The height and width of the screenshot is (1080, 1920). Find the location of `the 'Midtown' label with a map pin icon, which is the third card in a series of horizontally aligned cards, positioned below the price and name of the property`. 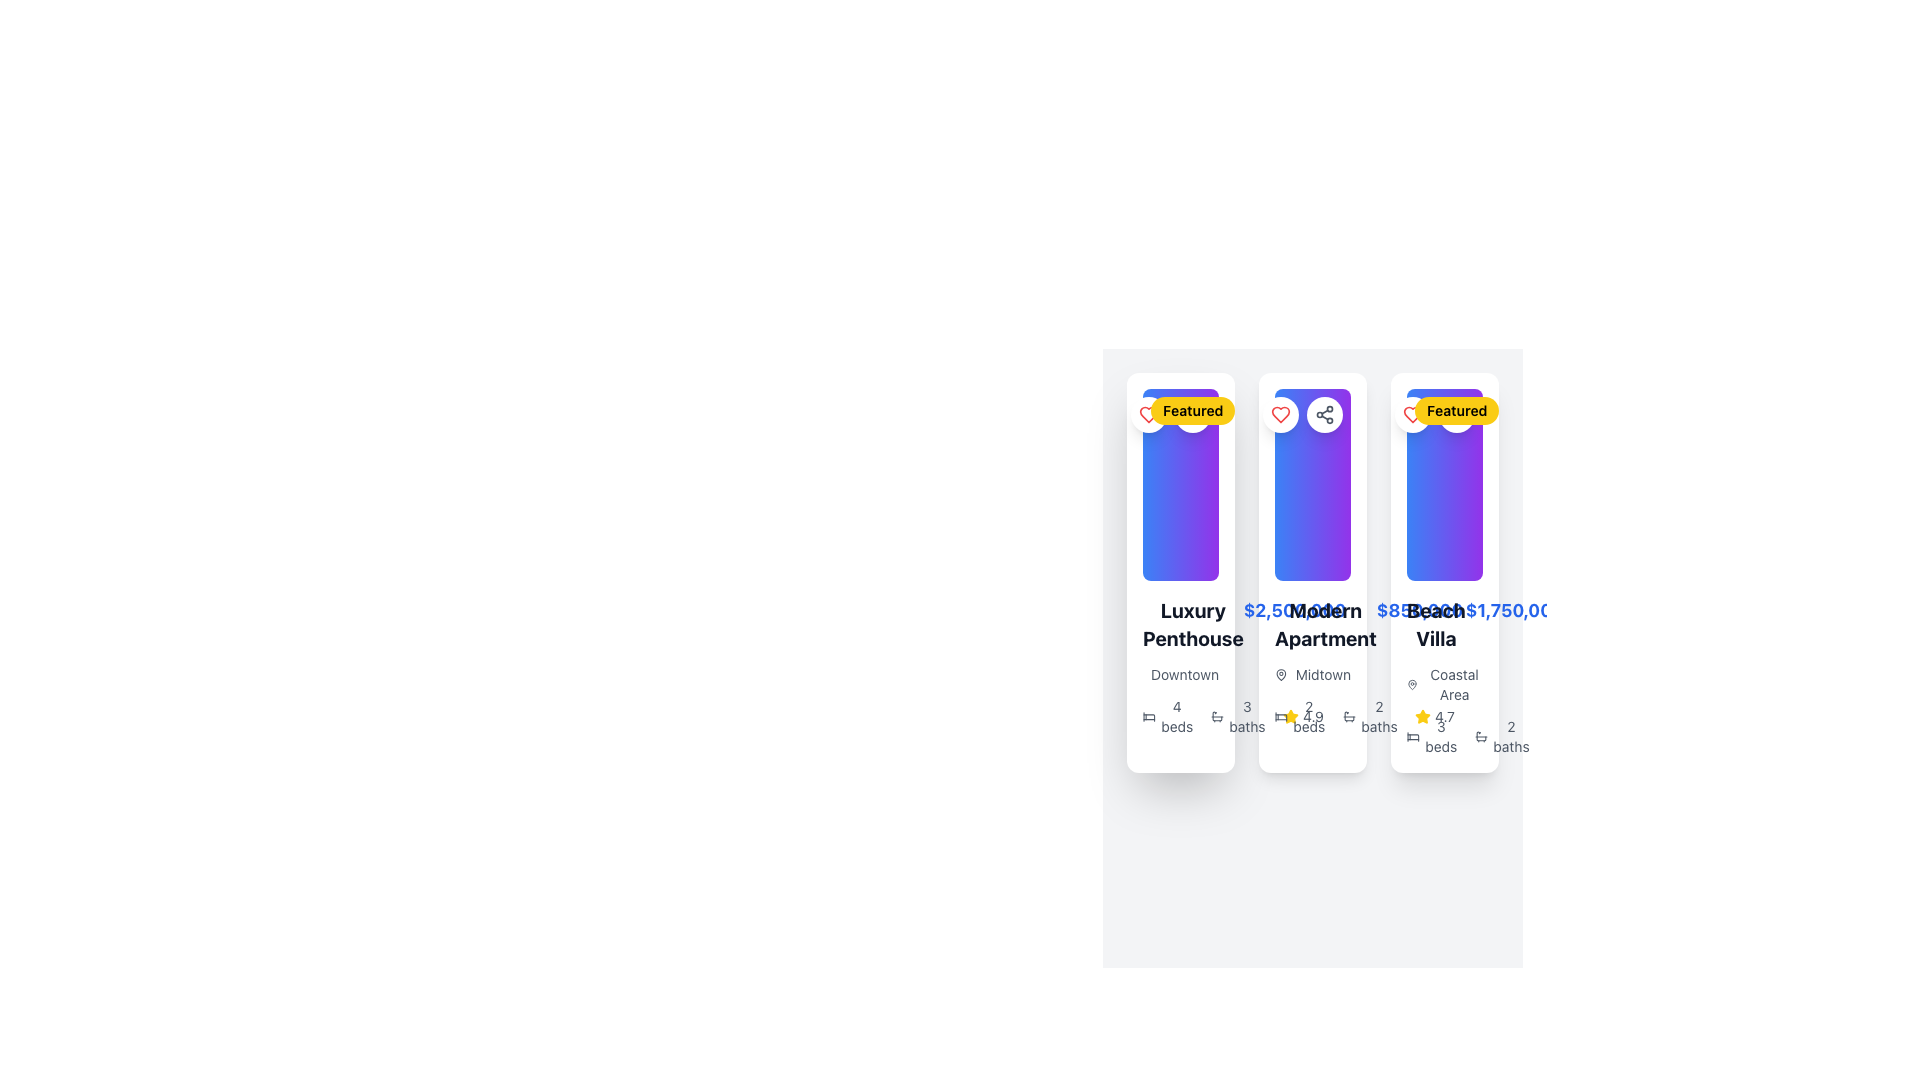

the 'Midtown' label with a map pin icon, which is the third card in a series of horizontally aligned cards, positioned below the price and name of the property is located at coordinates (1313, 675).